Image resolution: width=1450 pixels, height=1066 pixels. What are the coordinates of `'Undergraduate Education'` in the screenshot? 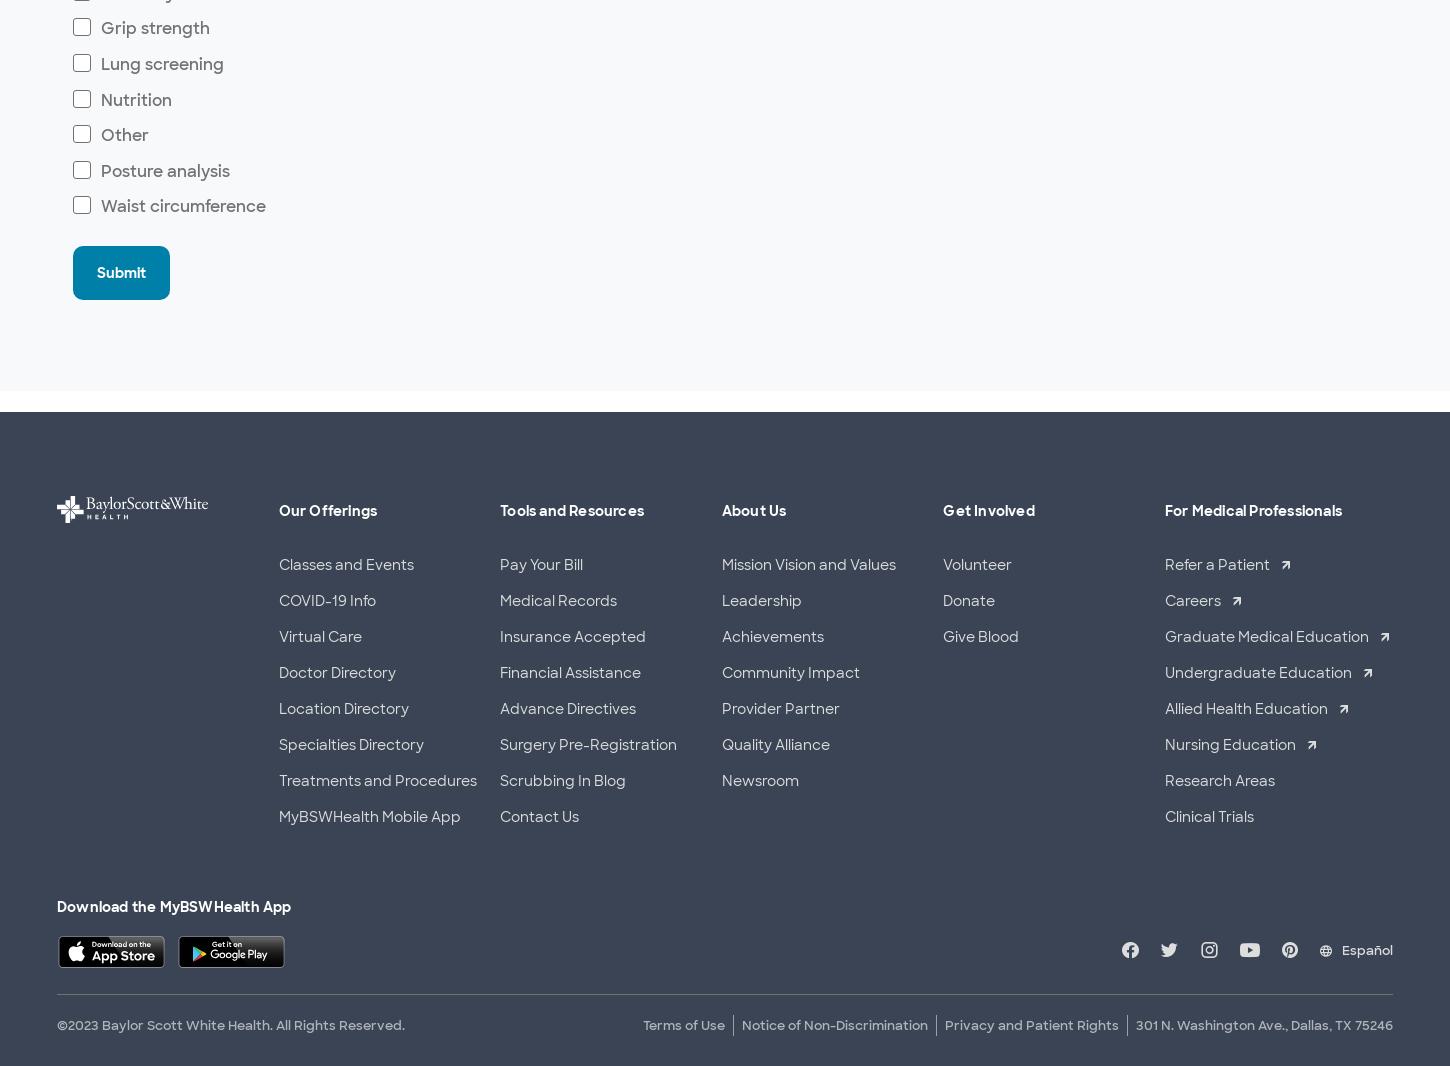 It's located at (1163, 671).